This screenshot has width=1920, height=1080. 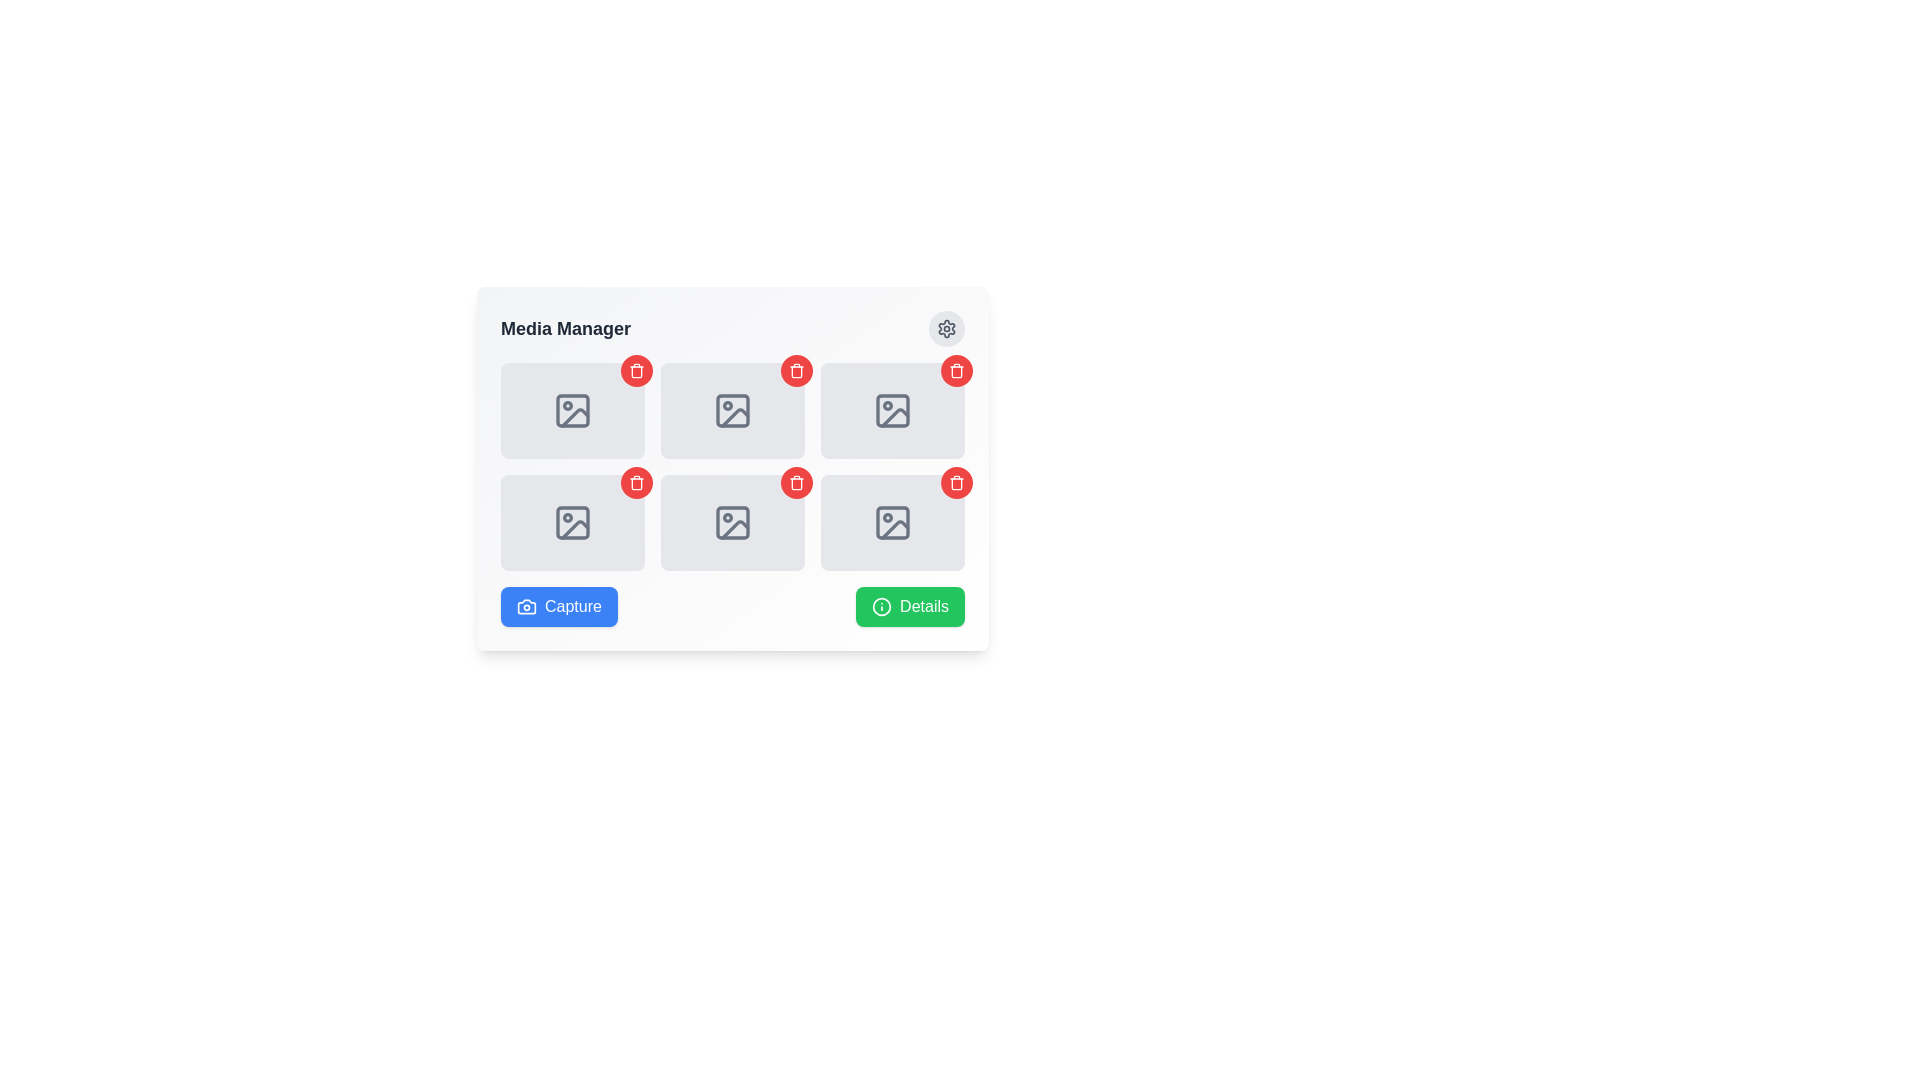 I want to click on the tile in the third row and third column of the grid, which has a light gray background and an image file outline icon in the center, so click(x=891, y=522).